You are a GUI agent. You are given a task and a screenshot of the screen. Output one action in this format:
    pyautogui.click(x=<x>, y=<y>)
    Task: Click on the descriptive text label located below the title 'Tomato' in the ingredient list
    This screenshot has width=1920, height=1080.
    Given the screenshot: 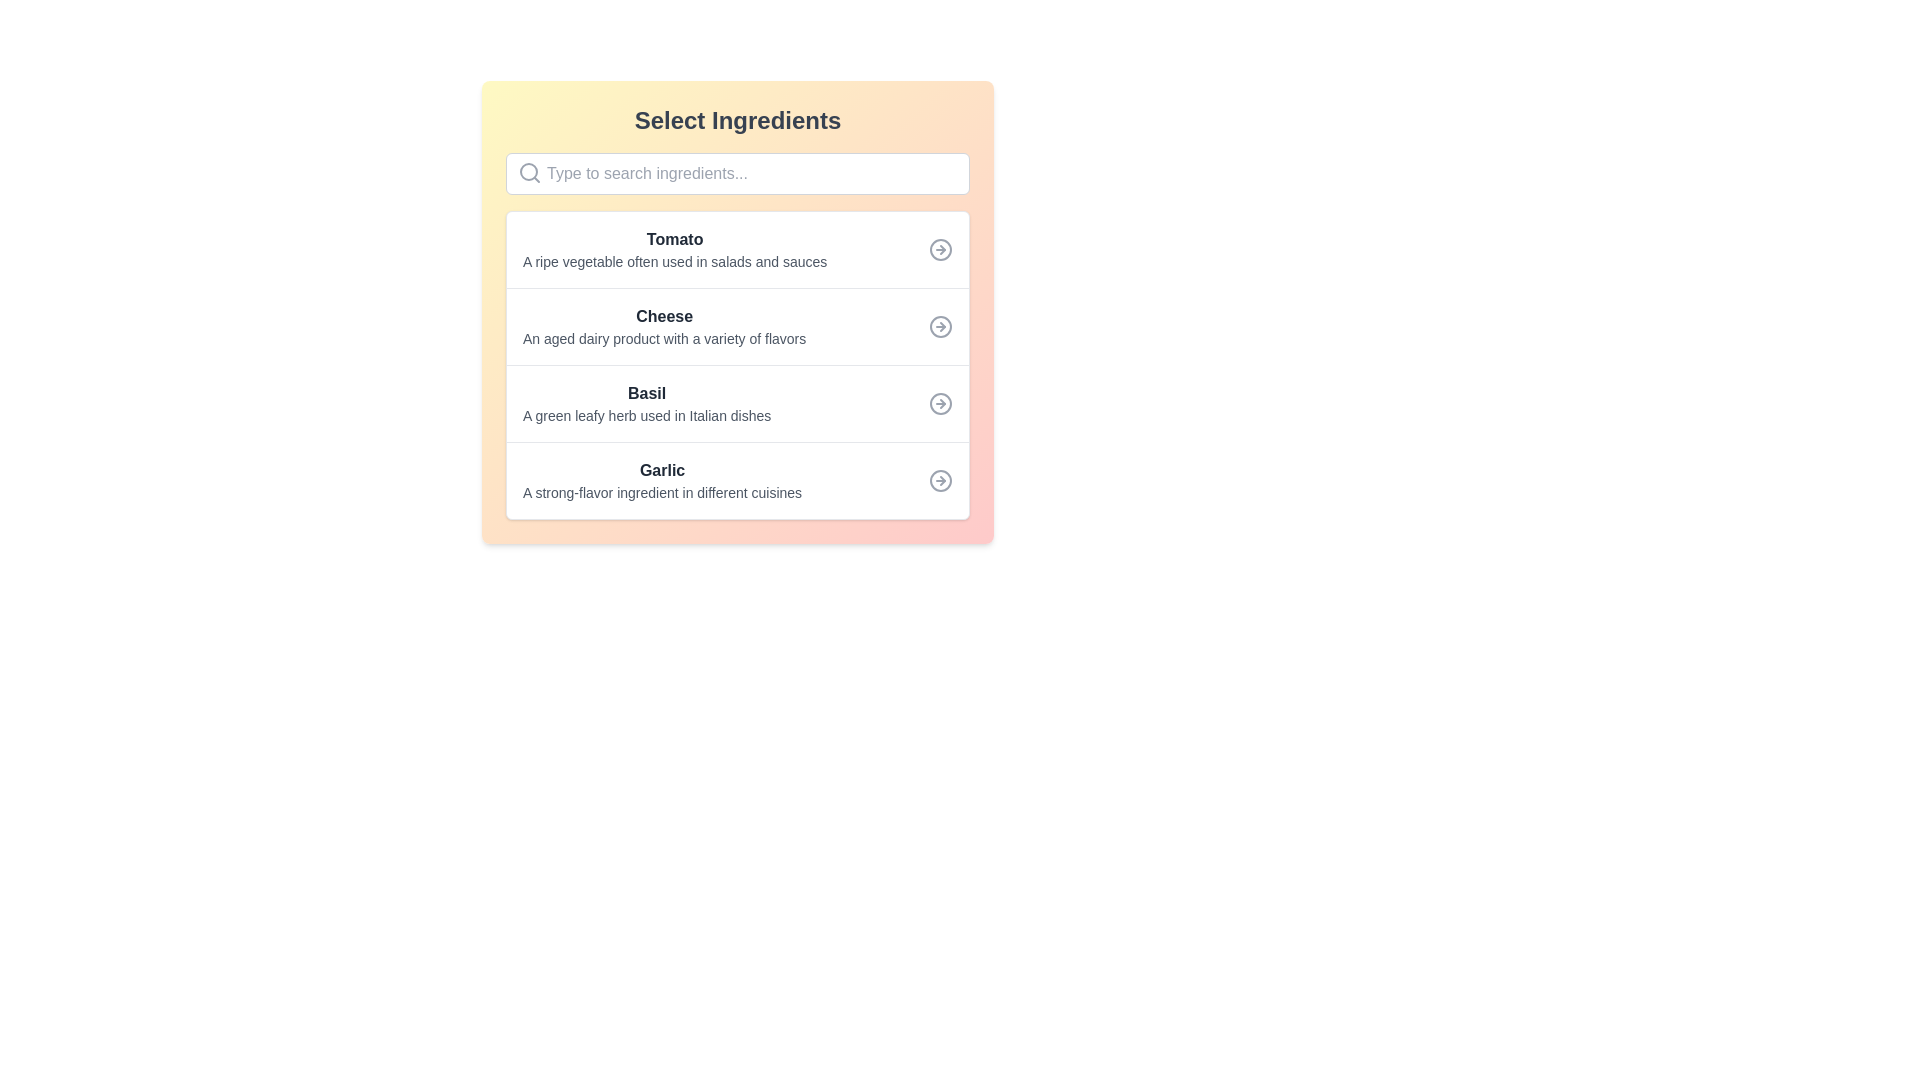 What is the action you would take?
    pyautogui.click(x=675, y=261)
    